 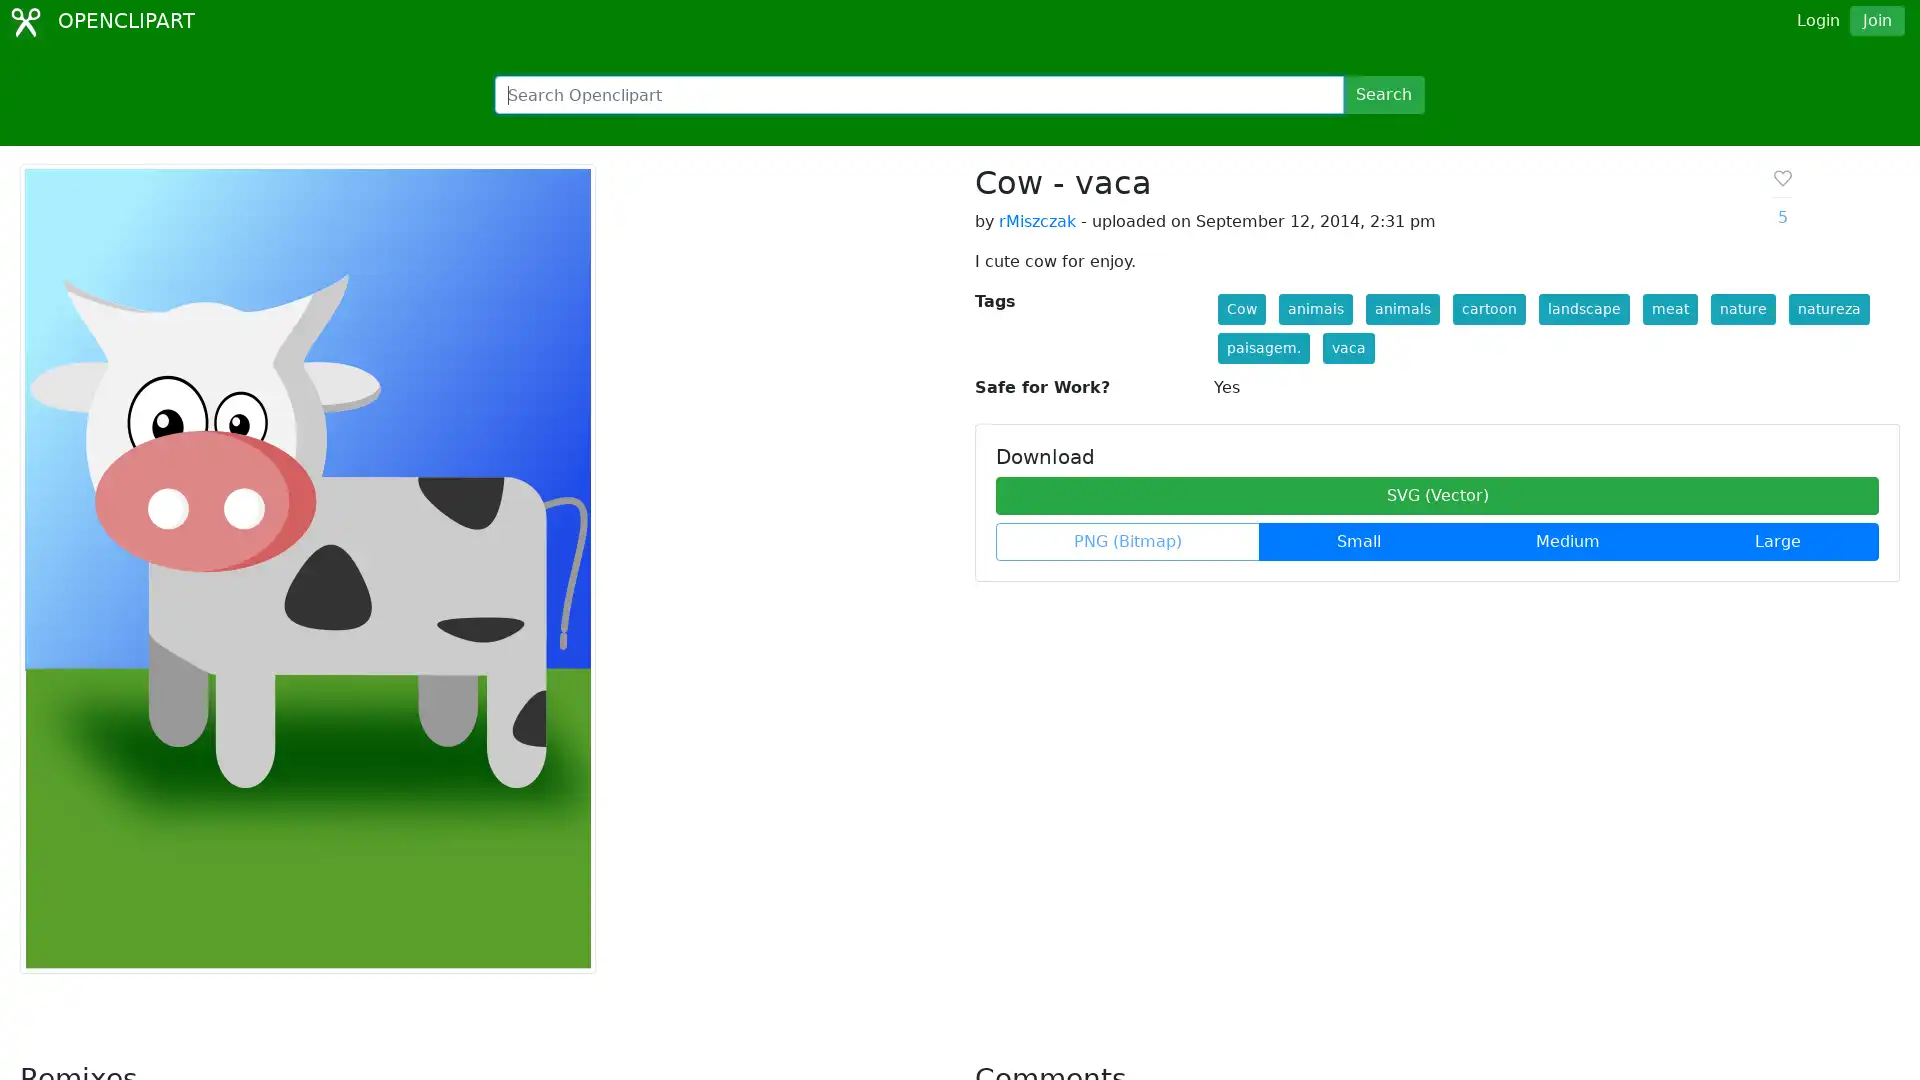 I want to click on Search, so click(x=1382, y=95).